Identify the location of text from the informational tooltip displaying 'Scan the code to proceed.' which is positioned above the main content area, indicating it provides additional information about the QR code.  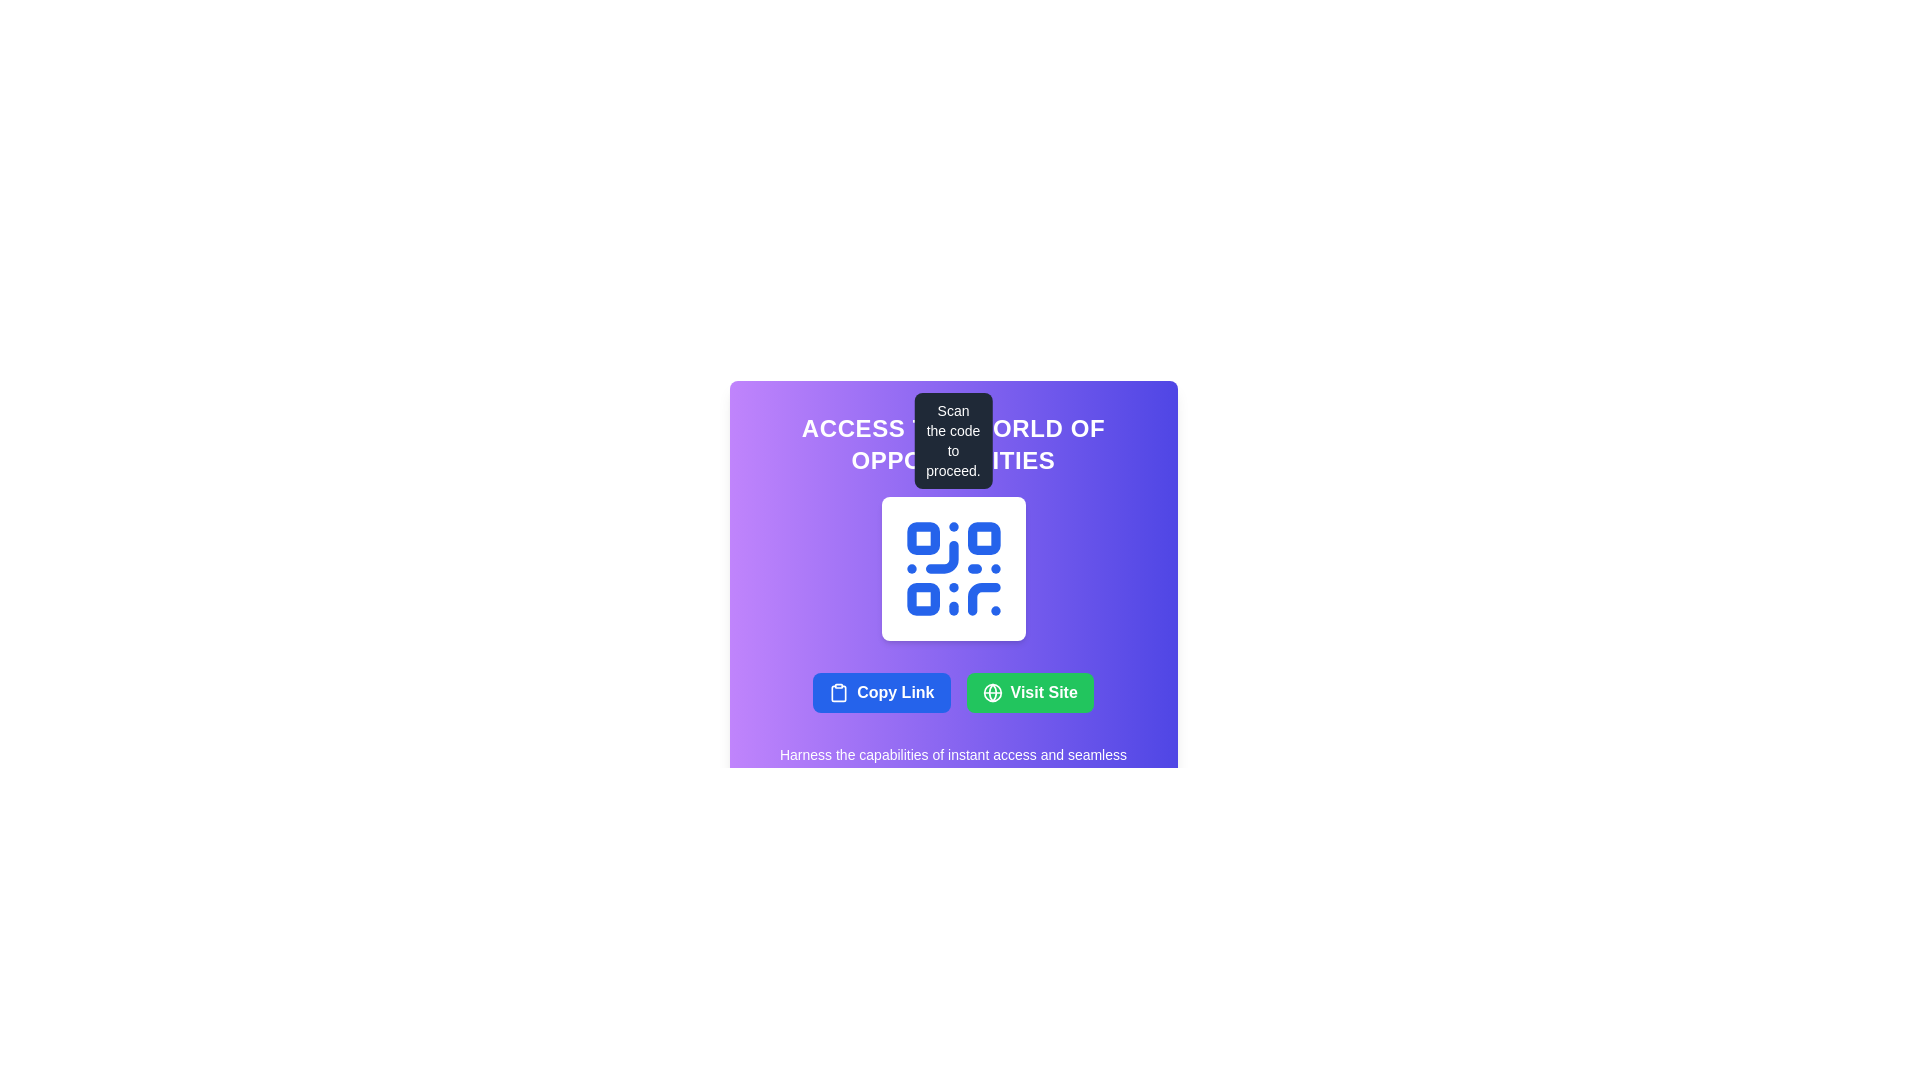
(952, 439).